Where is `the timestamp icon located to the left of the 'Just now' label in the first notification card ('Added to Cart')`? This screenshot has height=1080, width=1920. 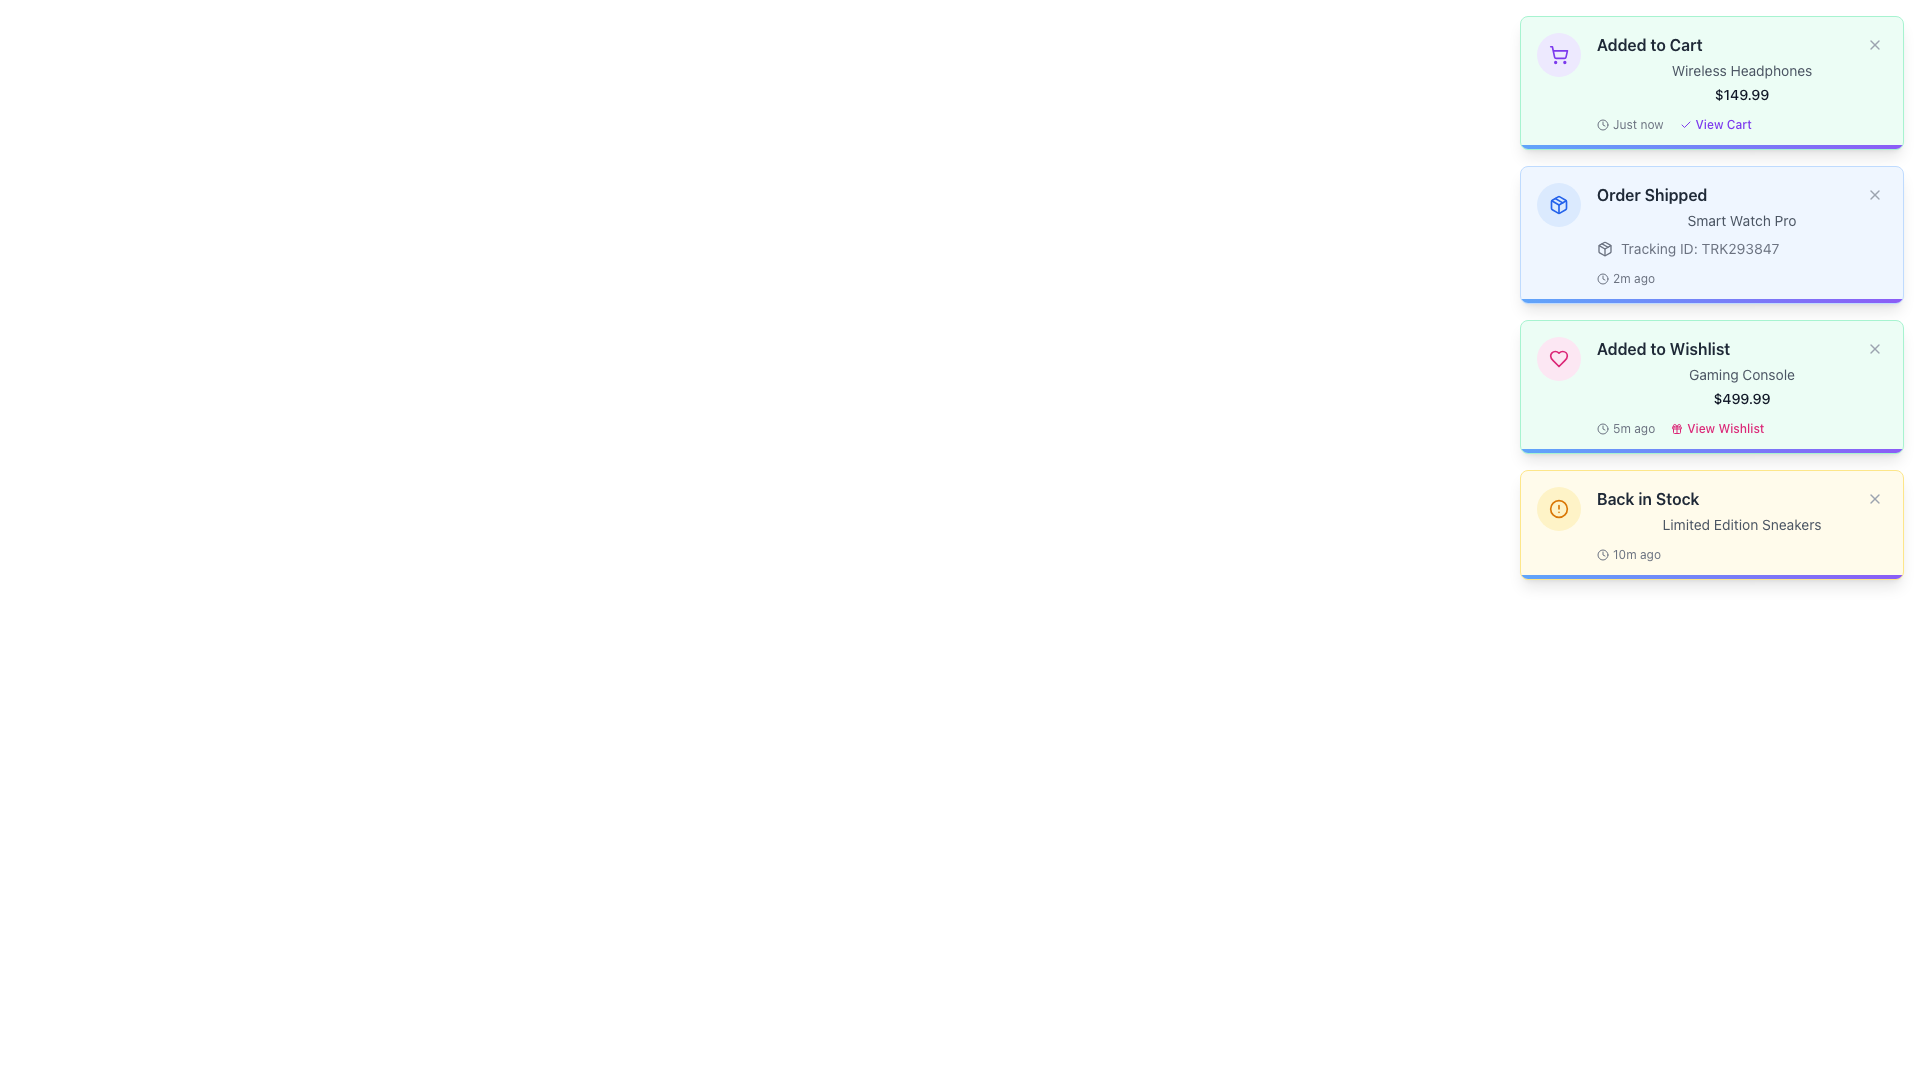 the timestamp icon located to the left of the 'Just now' label in the first notification card ('Added to Cart') is located at coordinates (1603, 124).